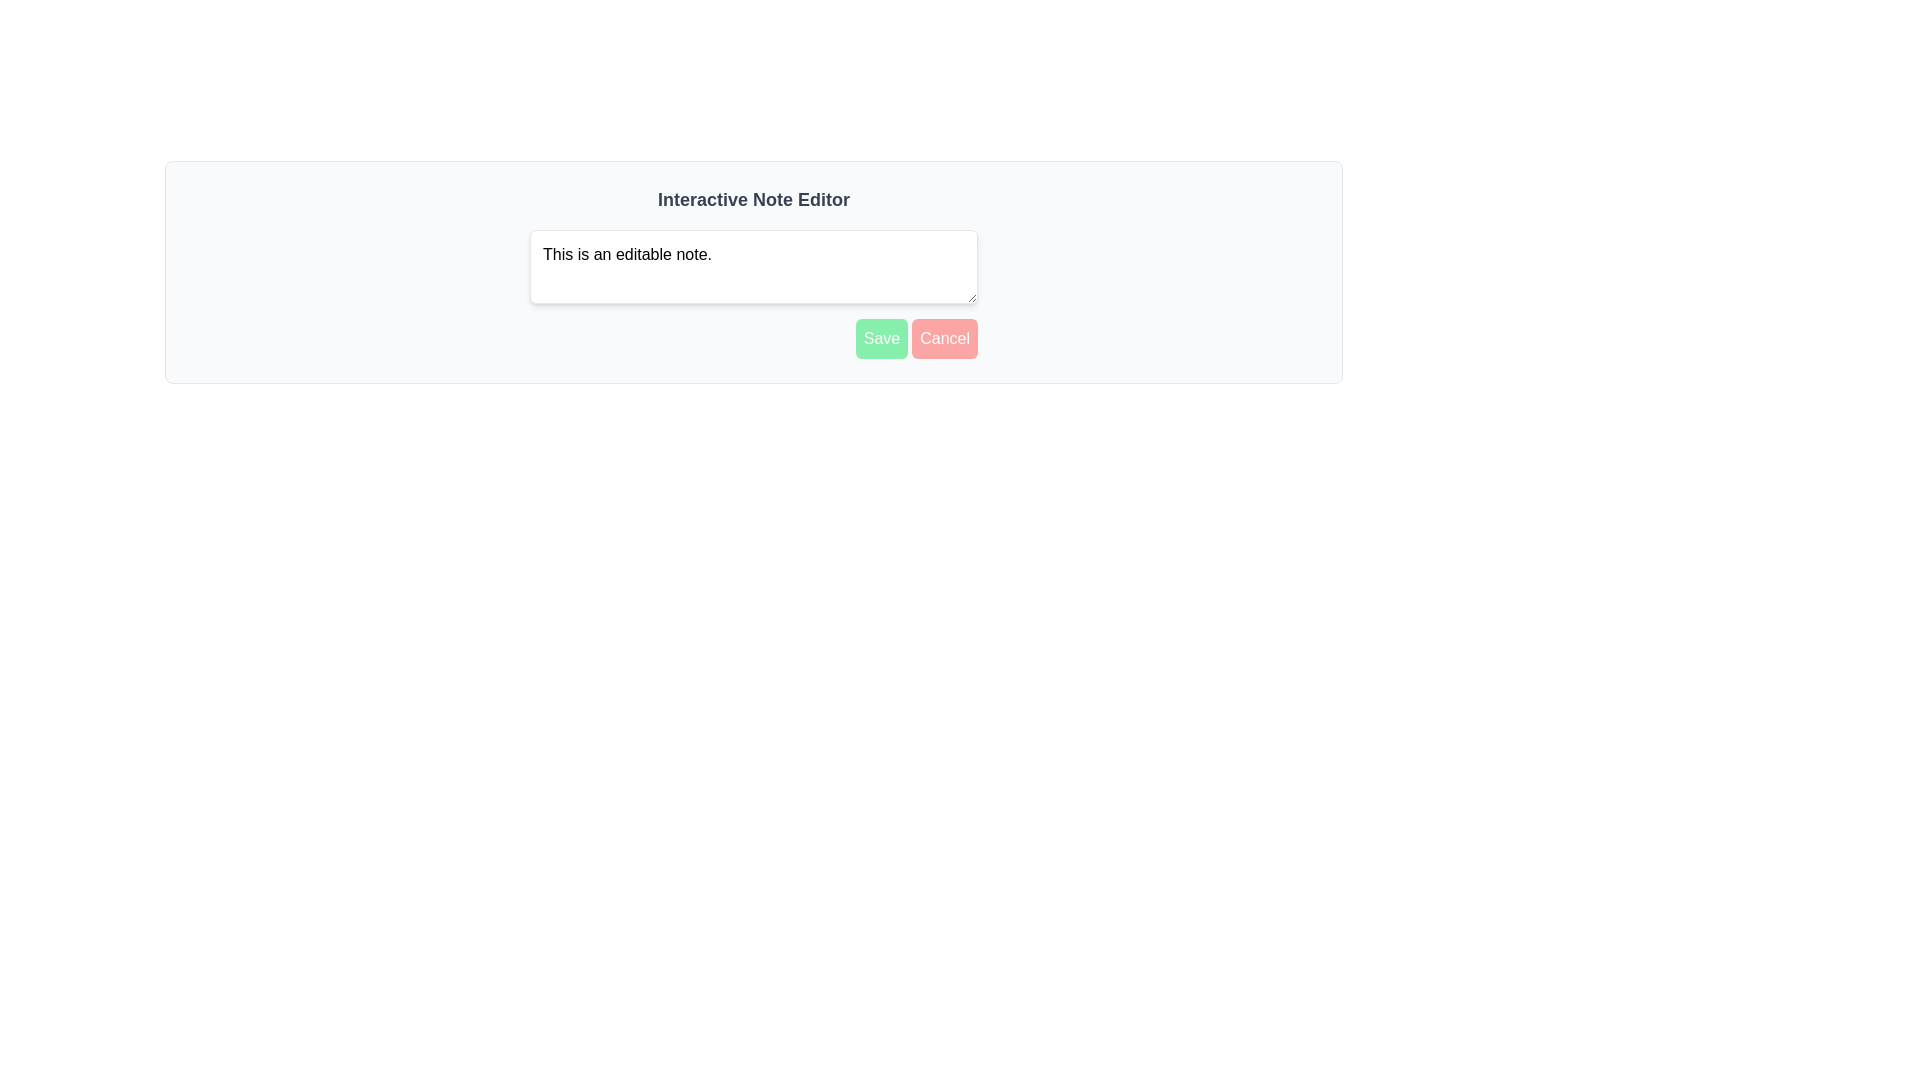 The height and width of the screenshot is (1080, 1920). I want to click on the cancel button located in the bottom-right area of the modal, which is the second button in a horizontal row of two buttons, so click(944, 338).